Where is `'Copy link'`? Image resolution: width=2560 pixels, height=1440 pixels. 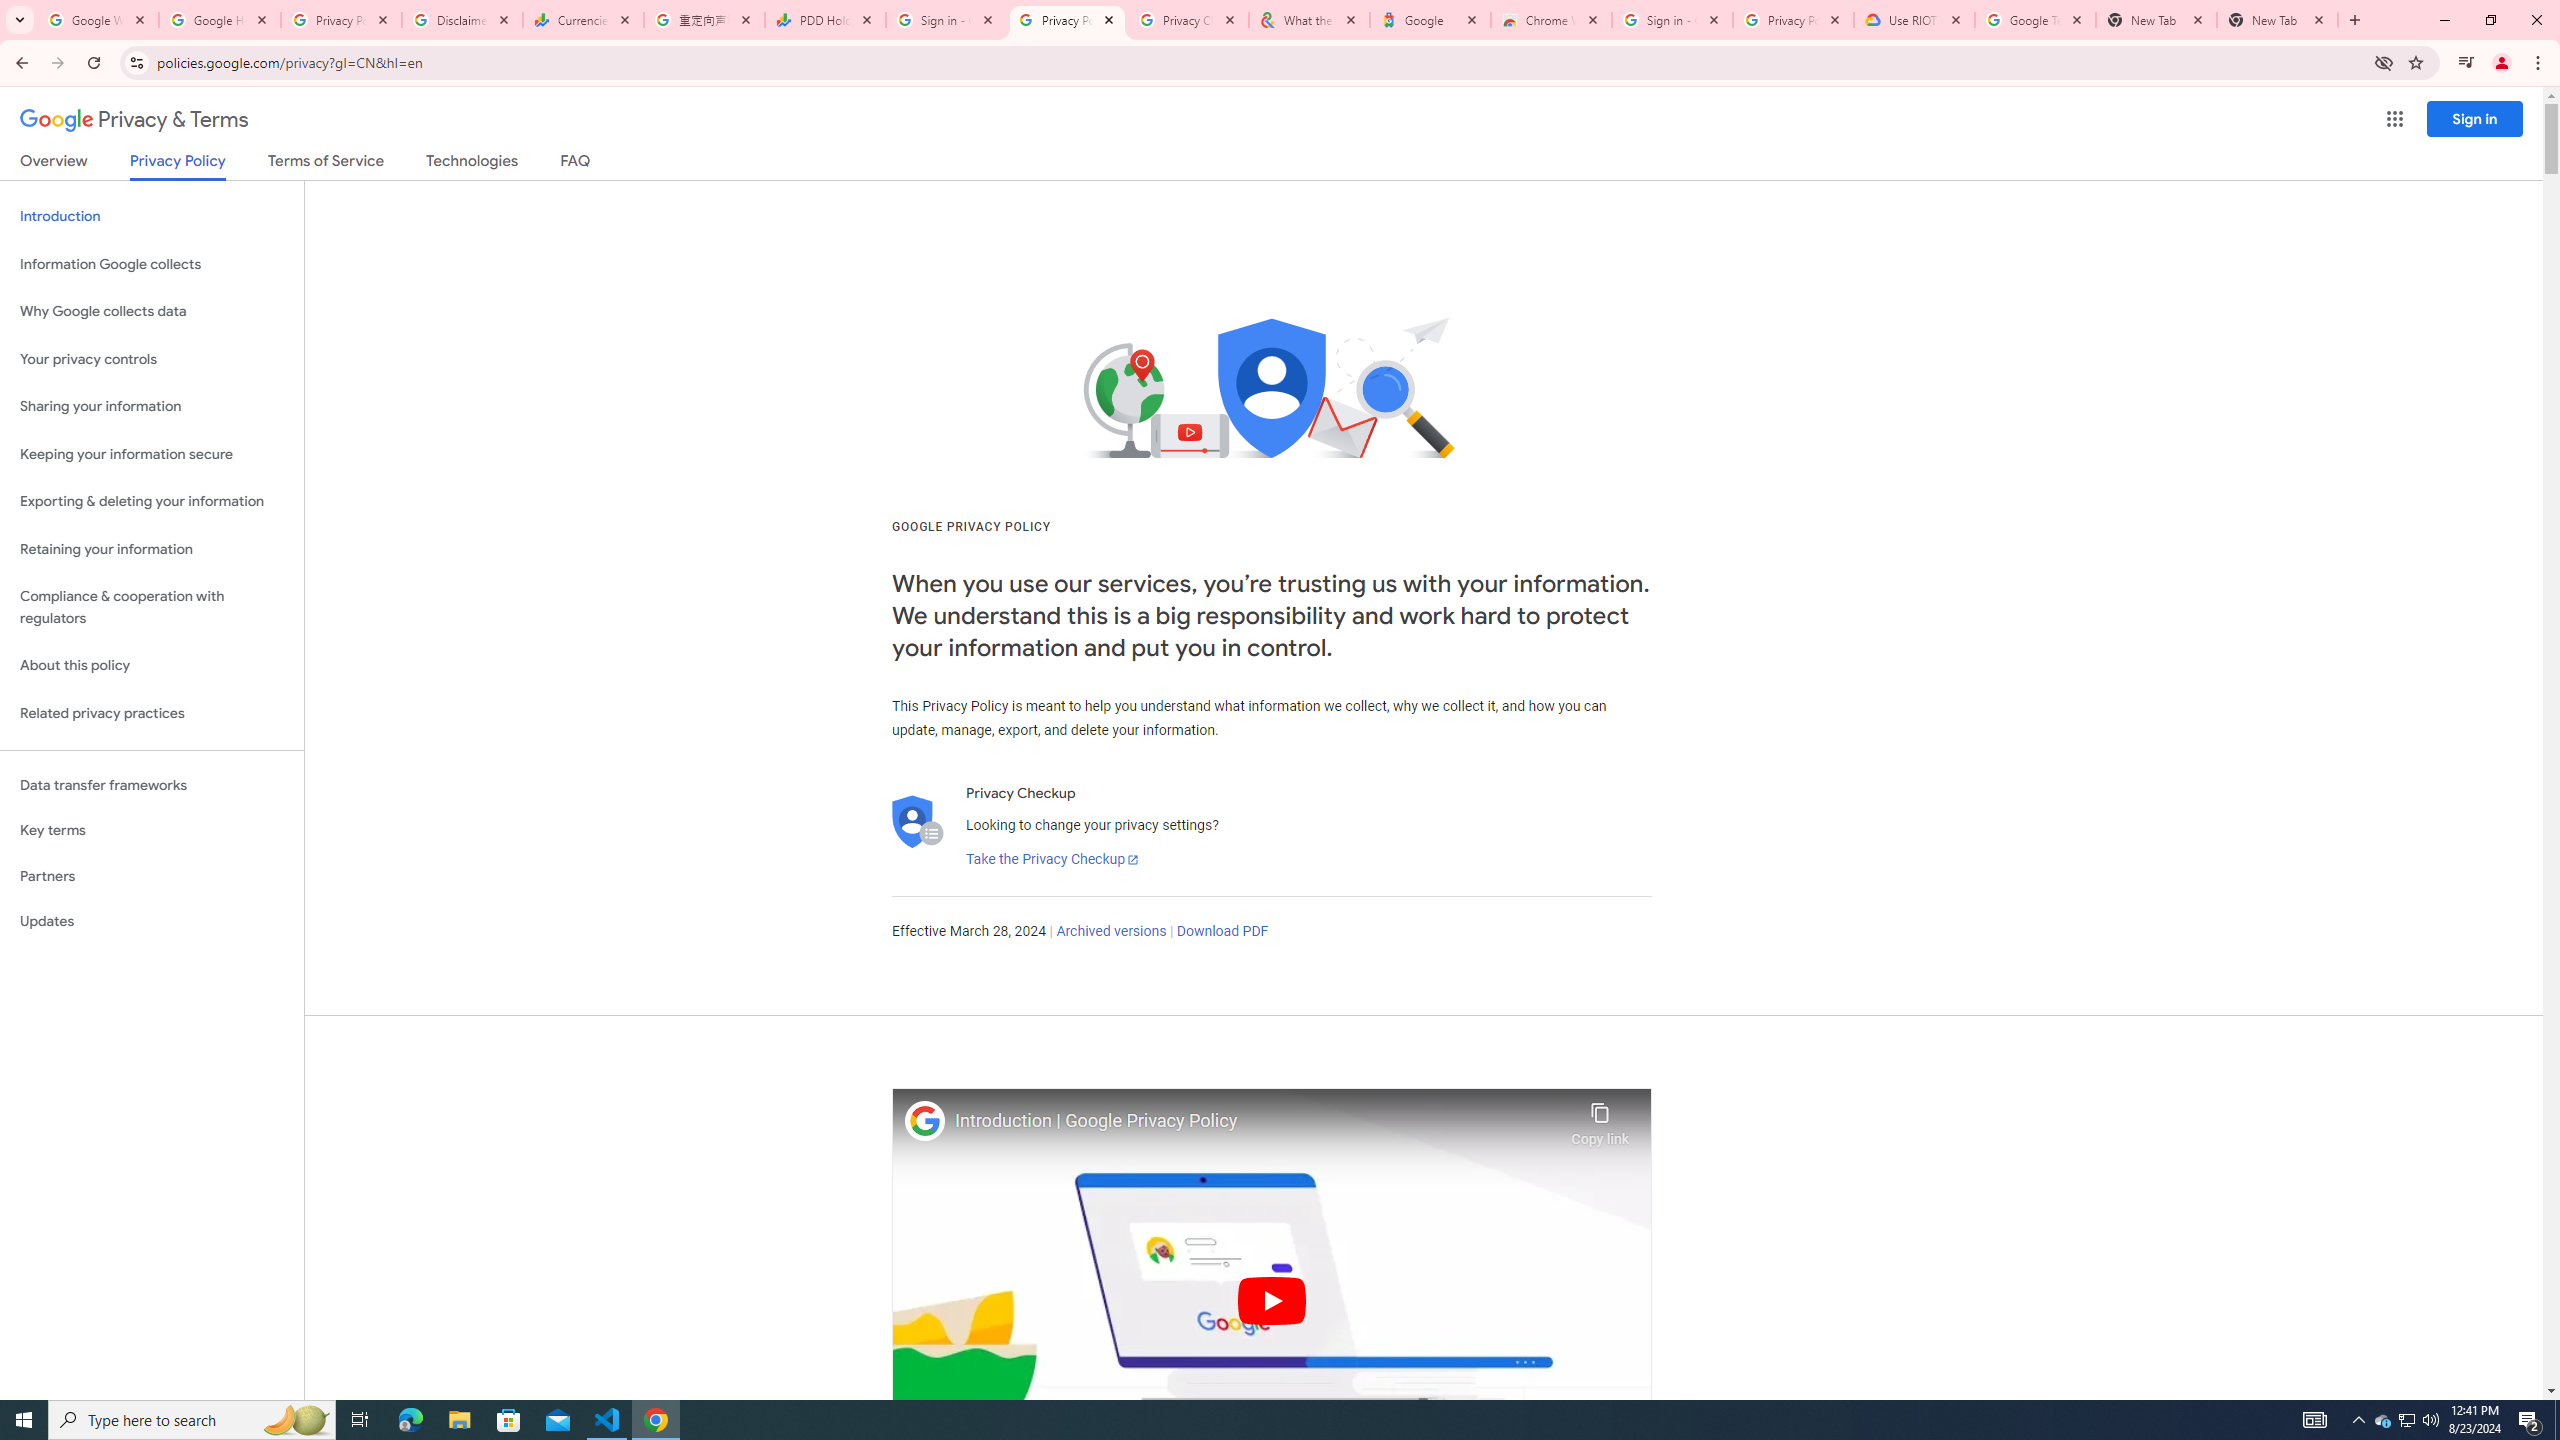 'Copy link' is located at coordinates (1599, 1118).